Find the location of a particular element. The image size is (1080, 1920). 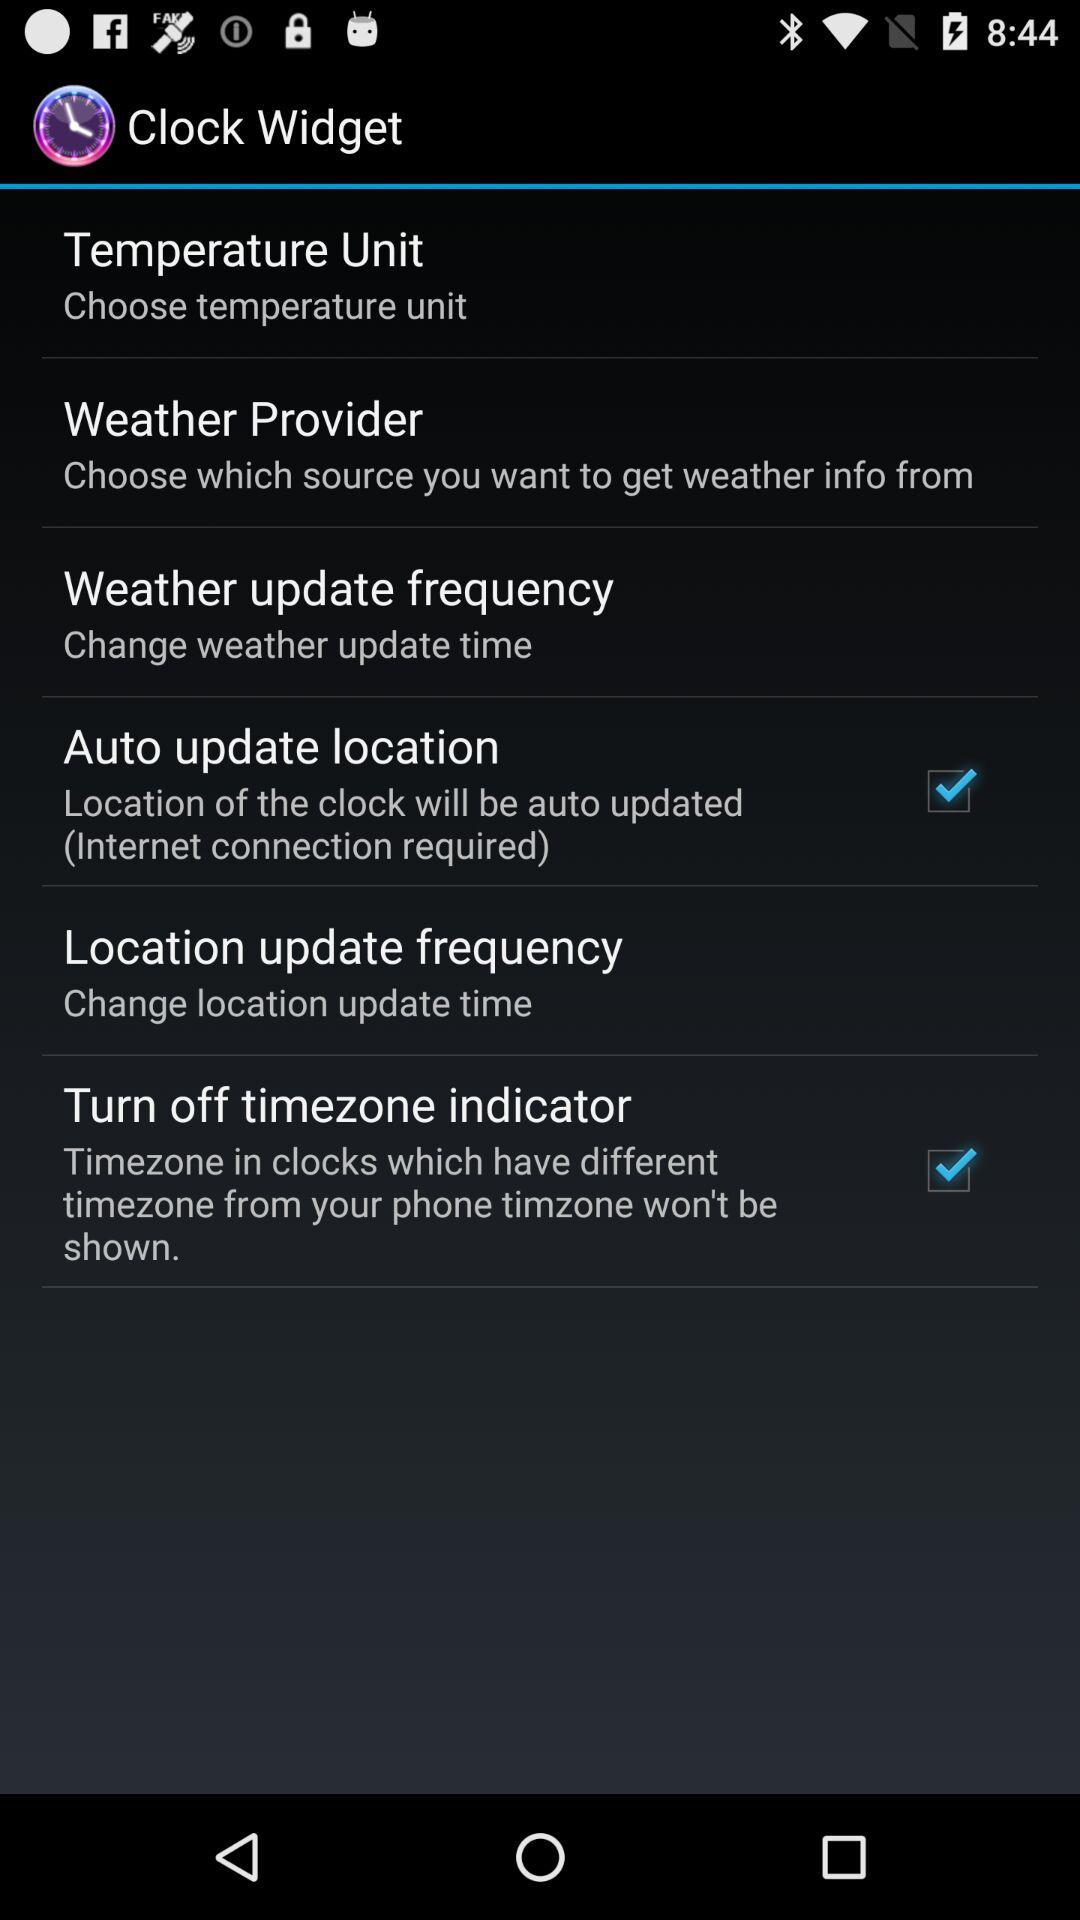

weather provider app is located at coordinates (242, 416).